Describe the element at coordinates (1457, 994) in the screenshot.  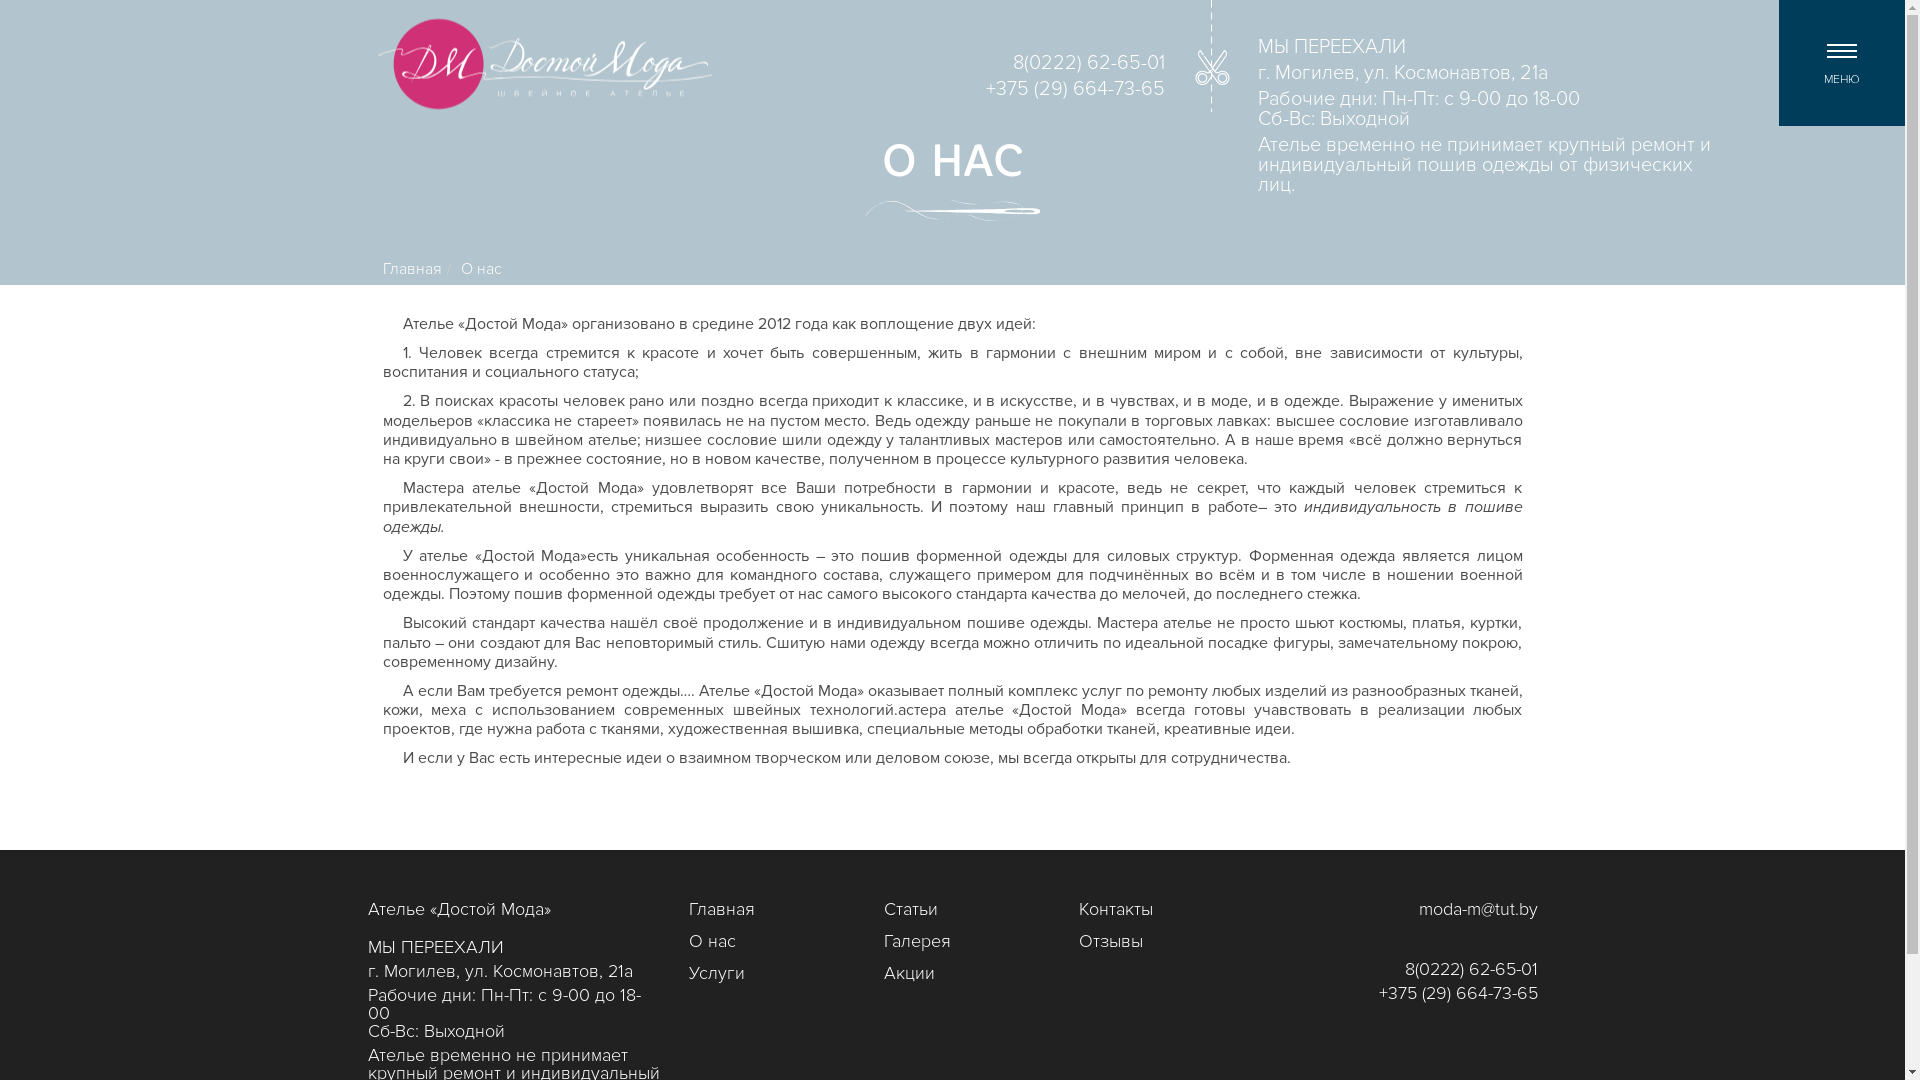
I see `'+375 (29) 664-73-65'` at that location.